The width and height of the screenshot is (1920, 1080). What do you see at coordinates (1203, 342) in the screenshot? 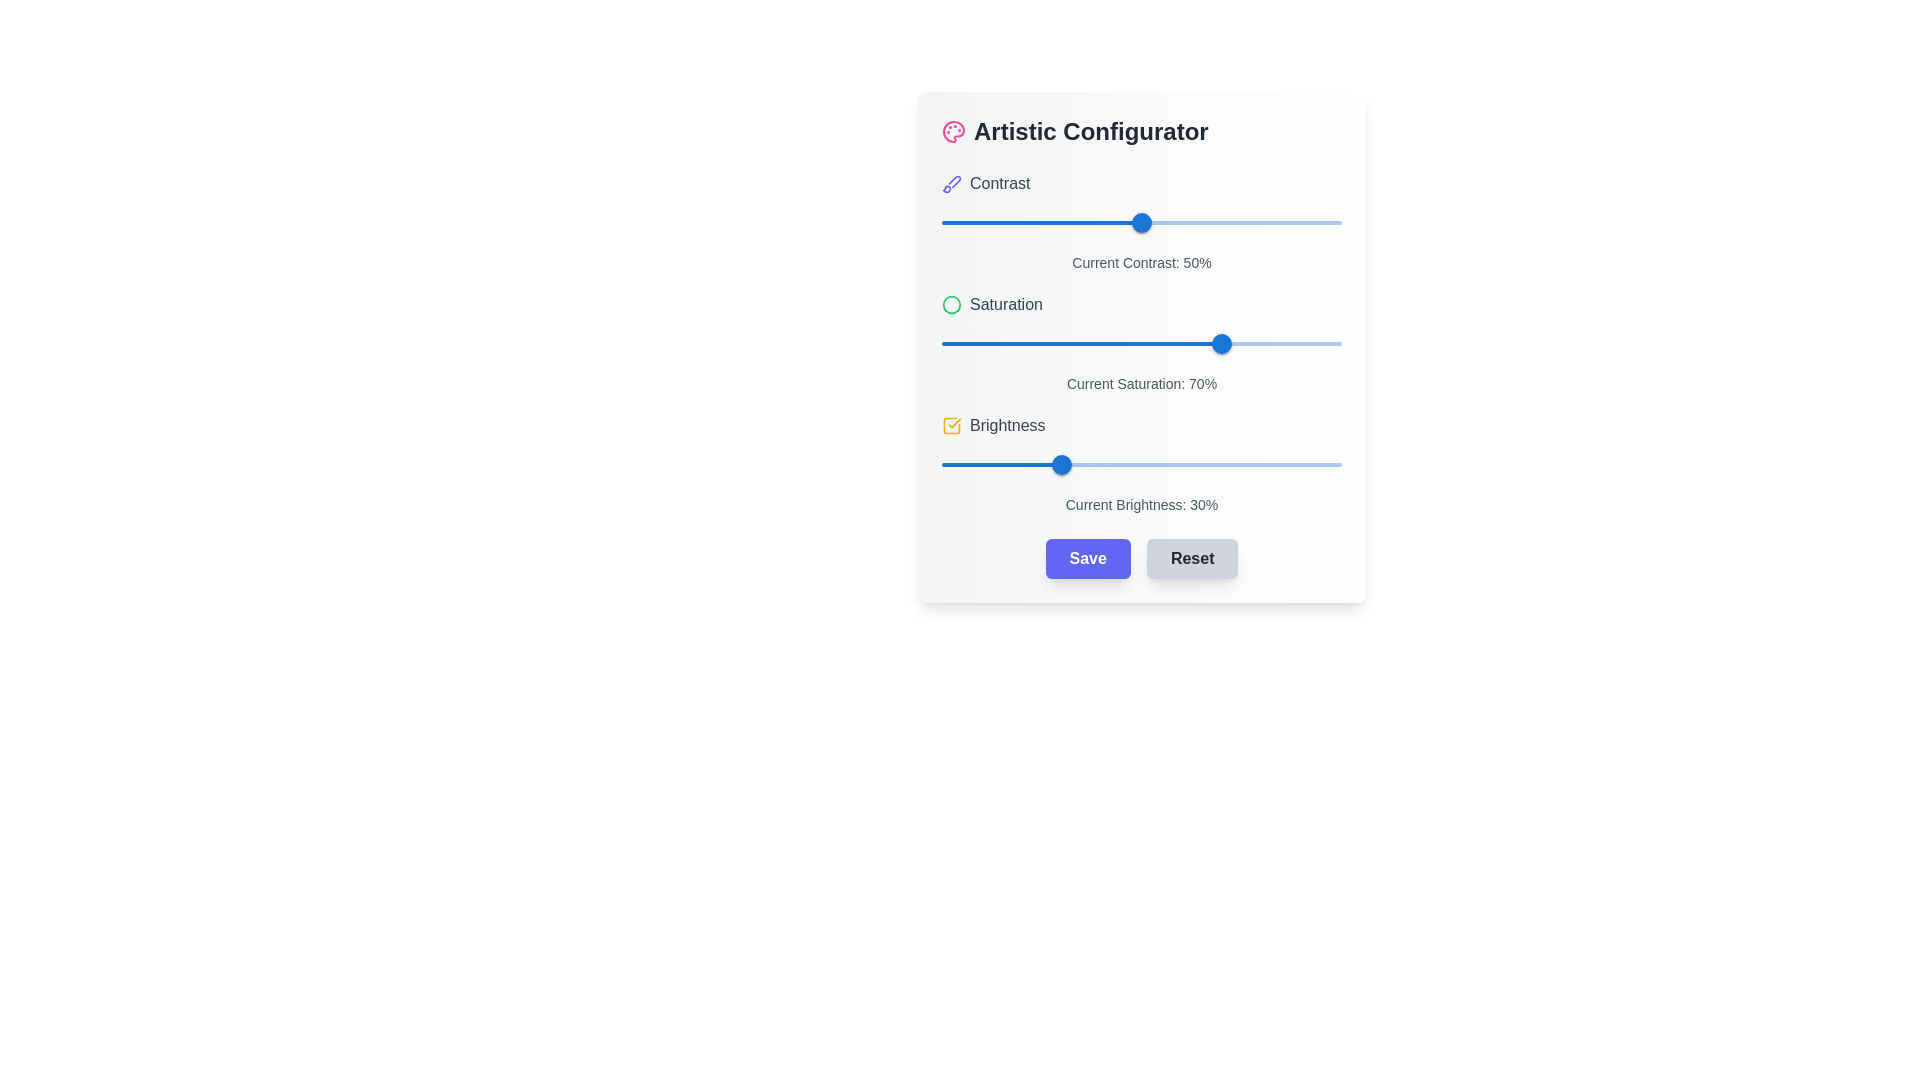
I see `saturation` at bounding box center [1203, 342].